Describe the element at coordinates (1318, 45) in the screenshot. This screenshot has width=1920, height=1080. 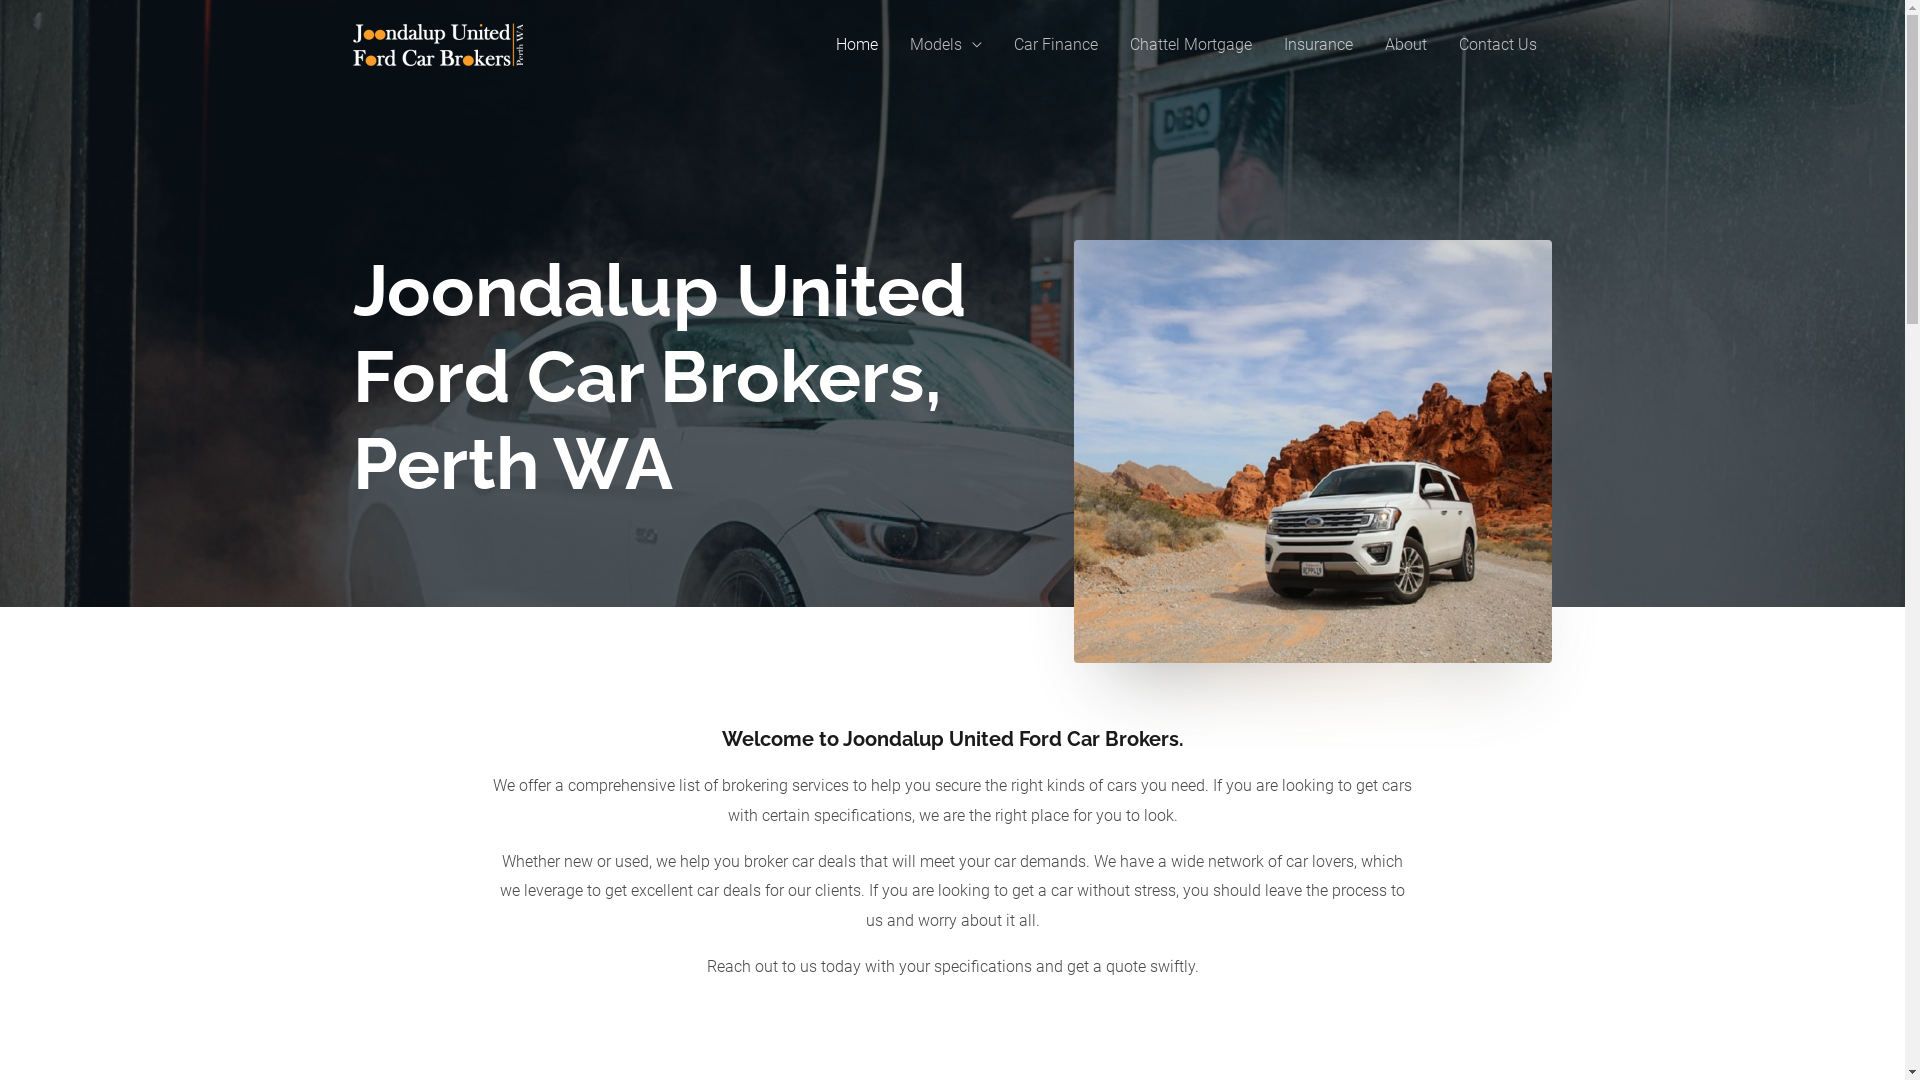
I see `'Insurance'` at that location.